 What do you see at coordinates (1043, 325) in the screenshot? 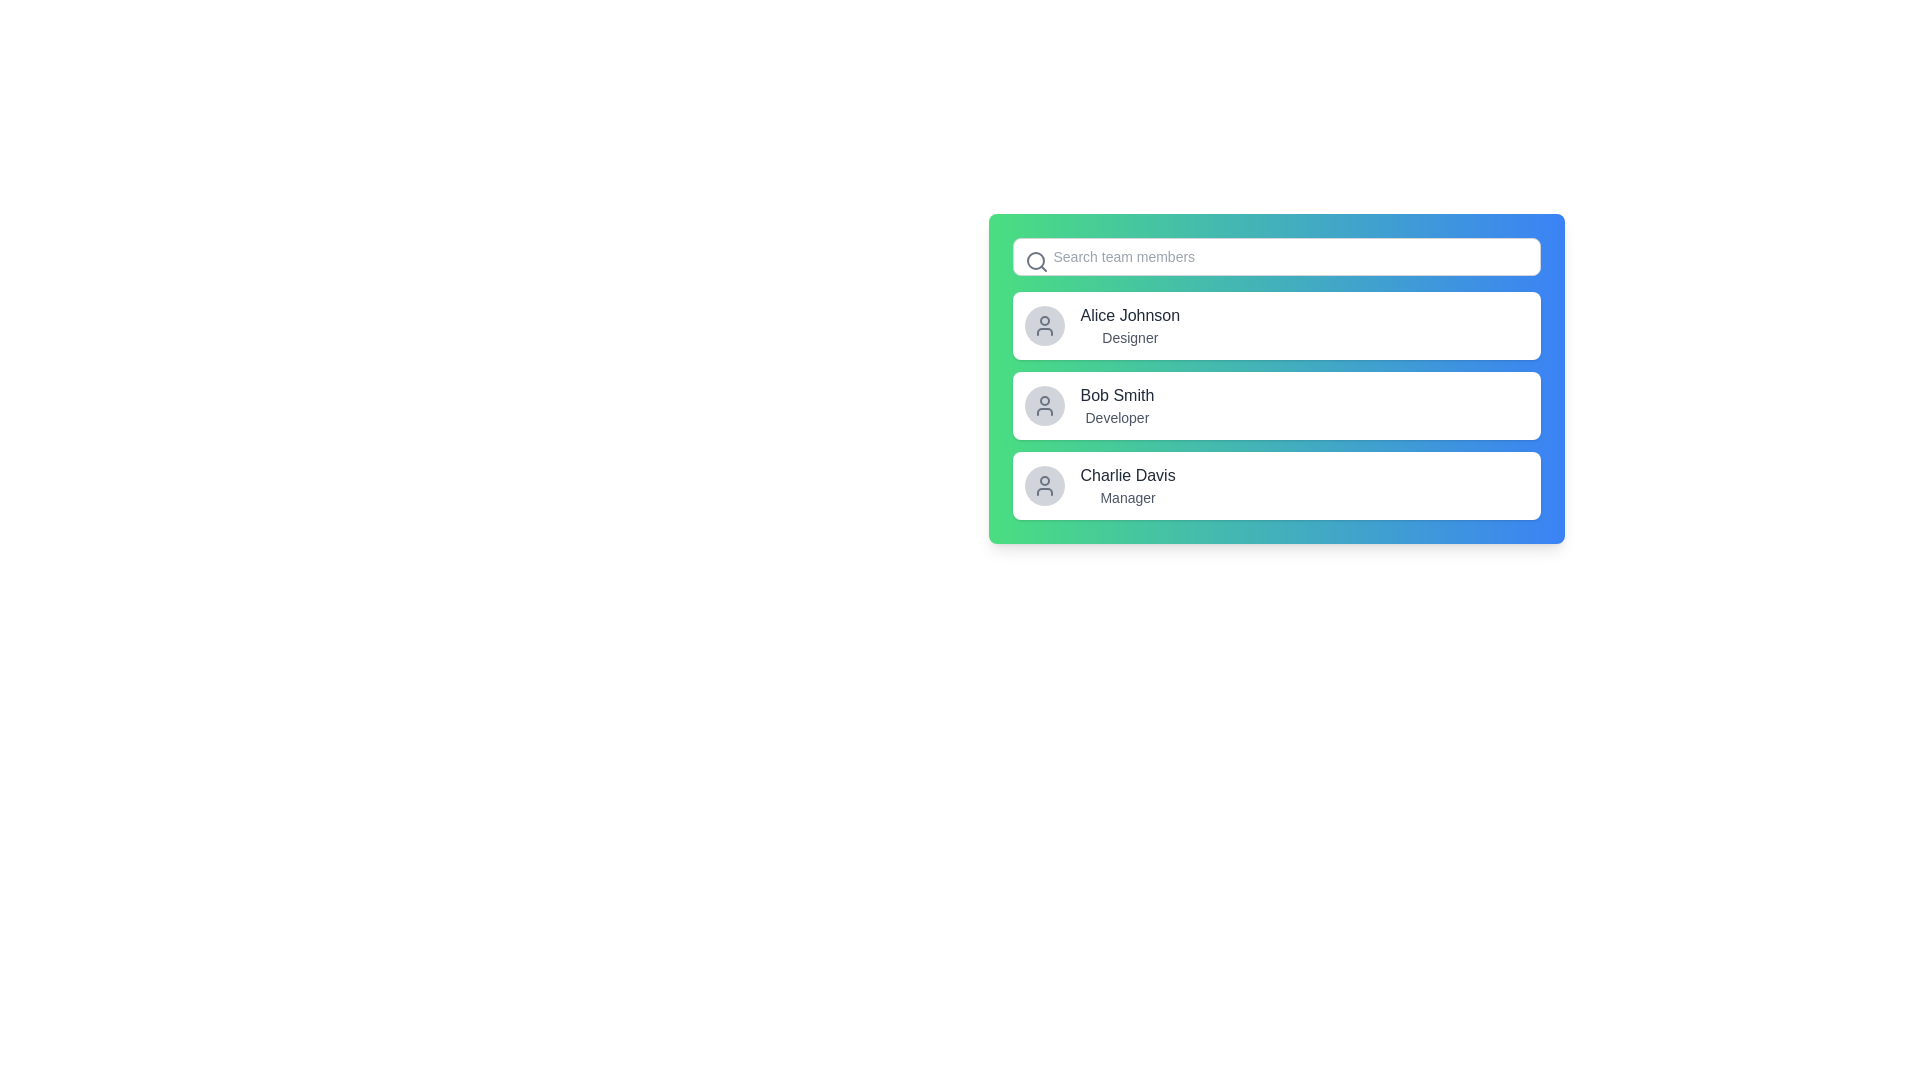
I see `the circular profile avatar icon with a gray background and white silhouette representing Alice Johnson's profile picture, located at the top-left corner of the card` at bounding box center [1043, 325].